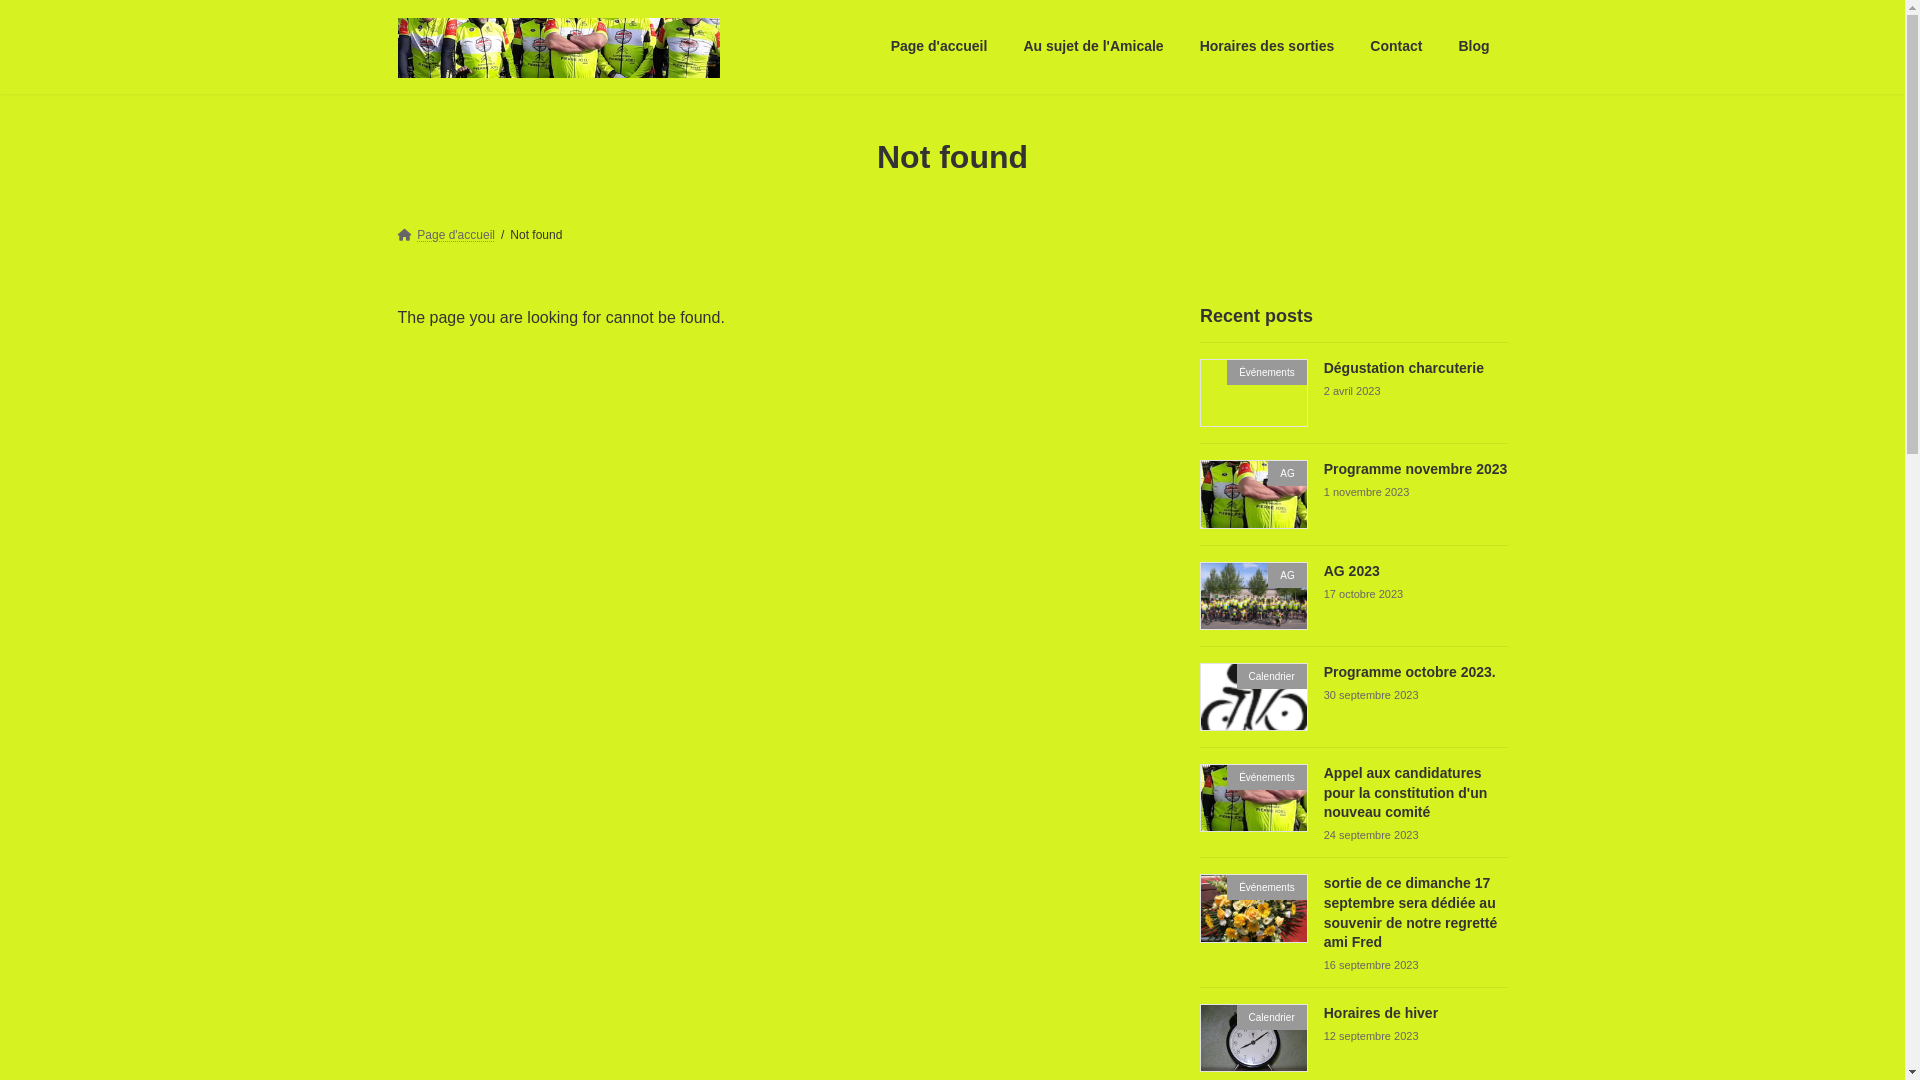 Image resolution: width=1920 pixels, height=1080 pixels. I want to click on 'AG 2023', so click(1350, 570).